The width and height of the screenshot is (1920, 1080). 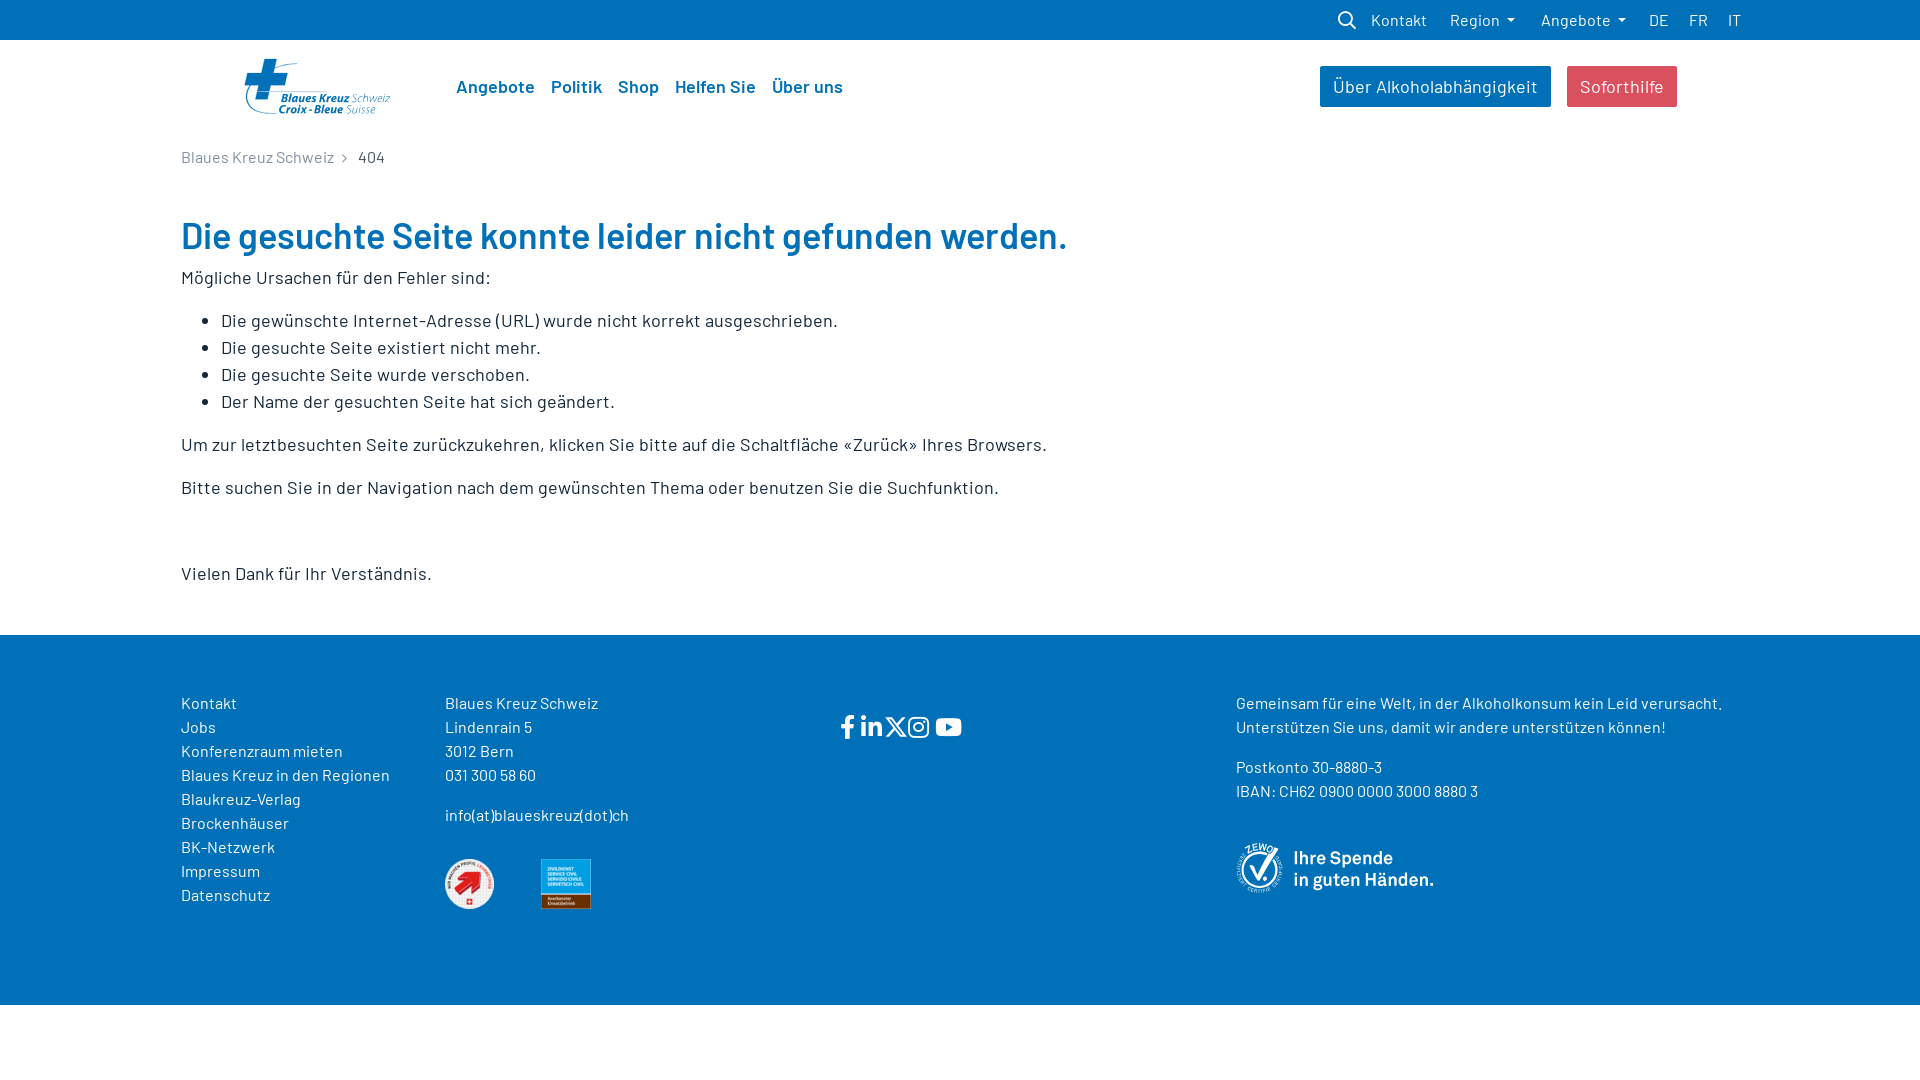 I want to click on 'Datenschutz', so click(x=225, y=893).